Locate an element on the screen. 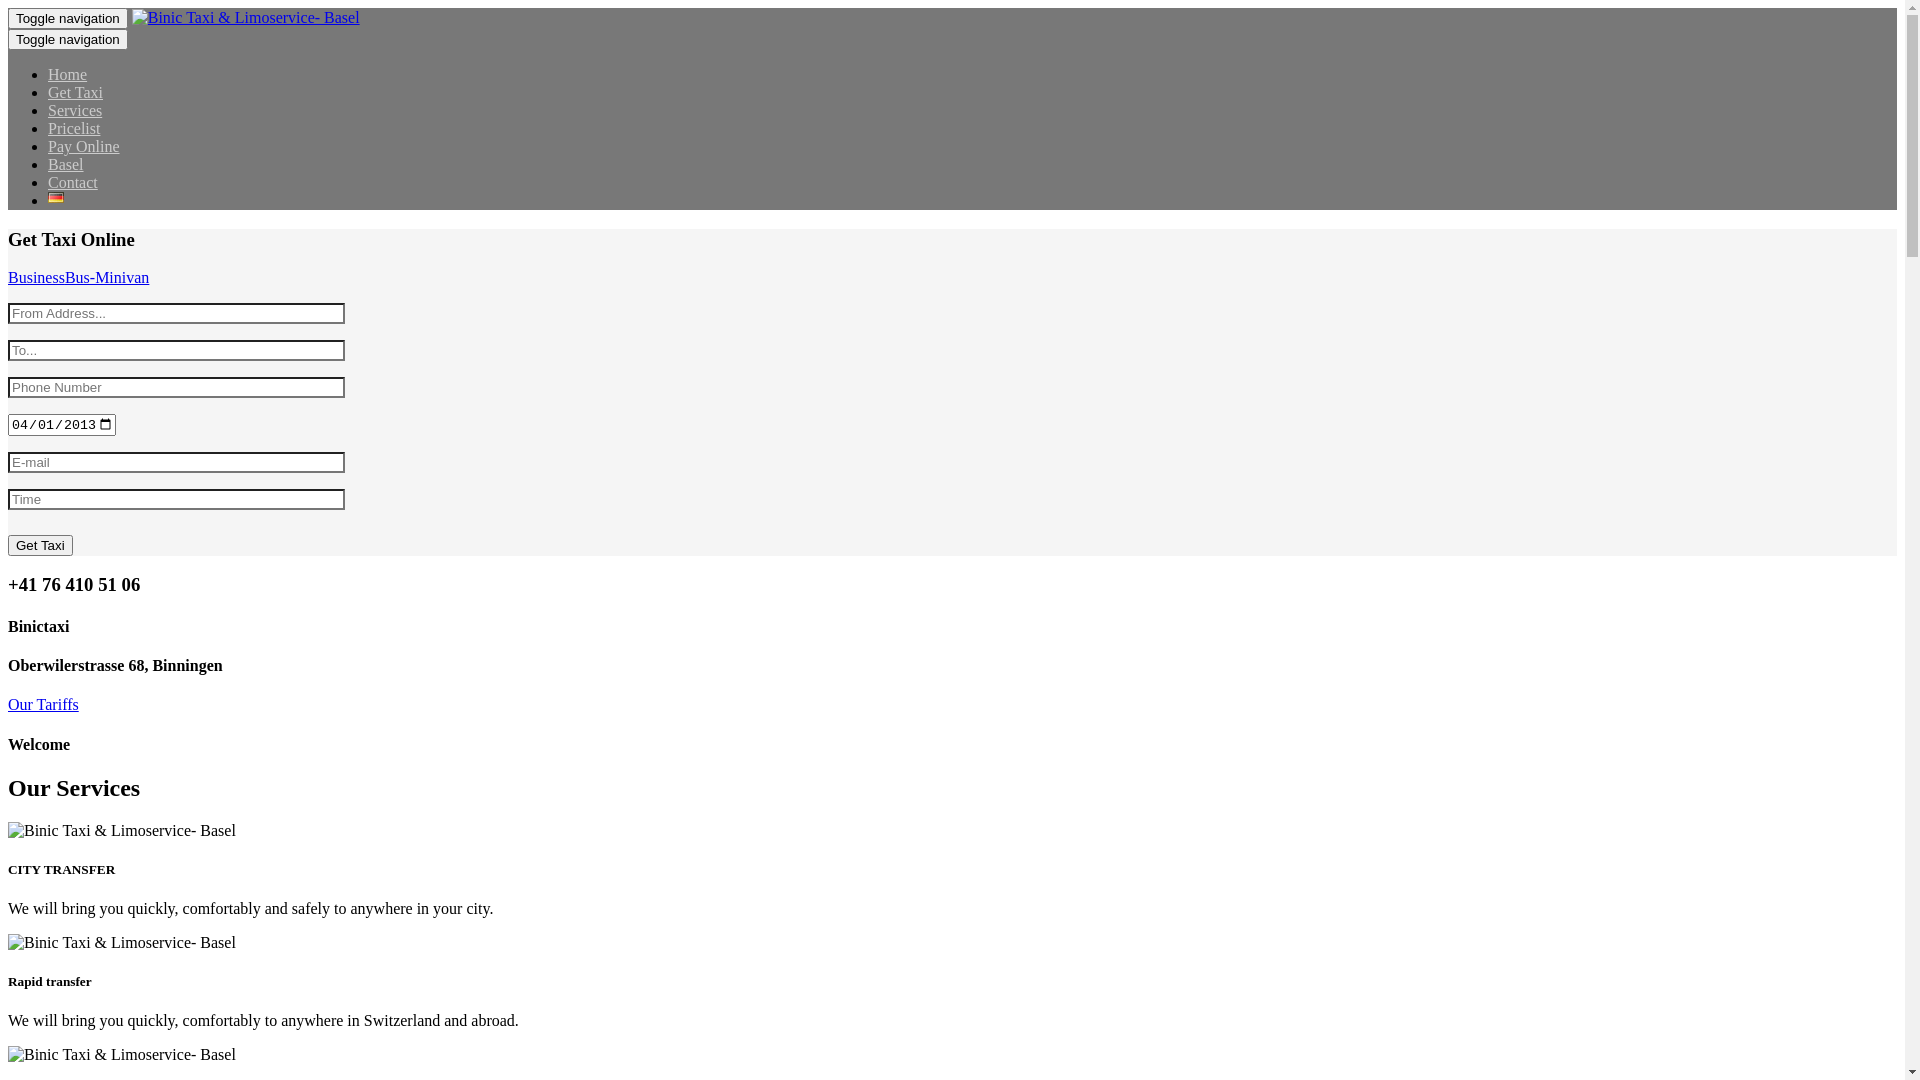 This screenshot has height=1080, width=1920. 'Get Taxi' is located at coordinates (75, 92).